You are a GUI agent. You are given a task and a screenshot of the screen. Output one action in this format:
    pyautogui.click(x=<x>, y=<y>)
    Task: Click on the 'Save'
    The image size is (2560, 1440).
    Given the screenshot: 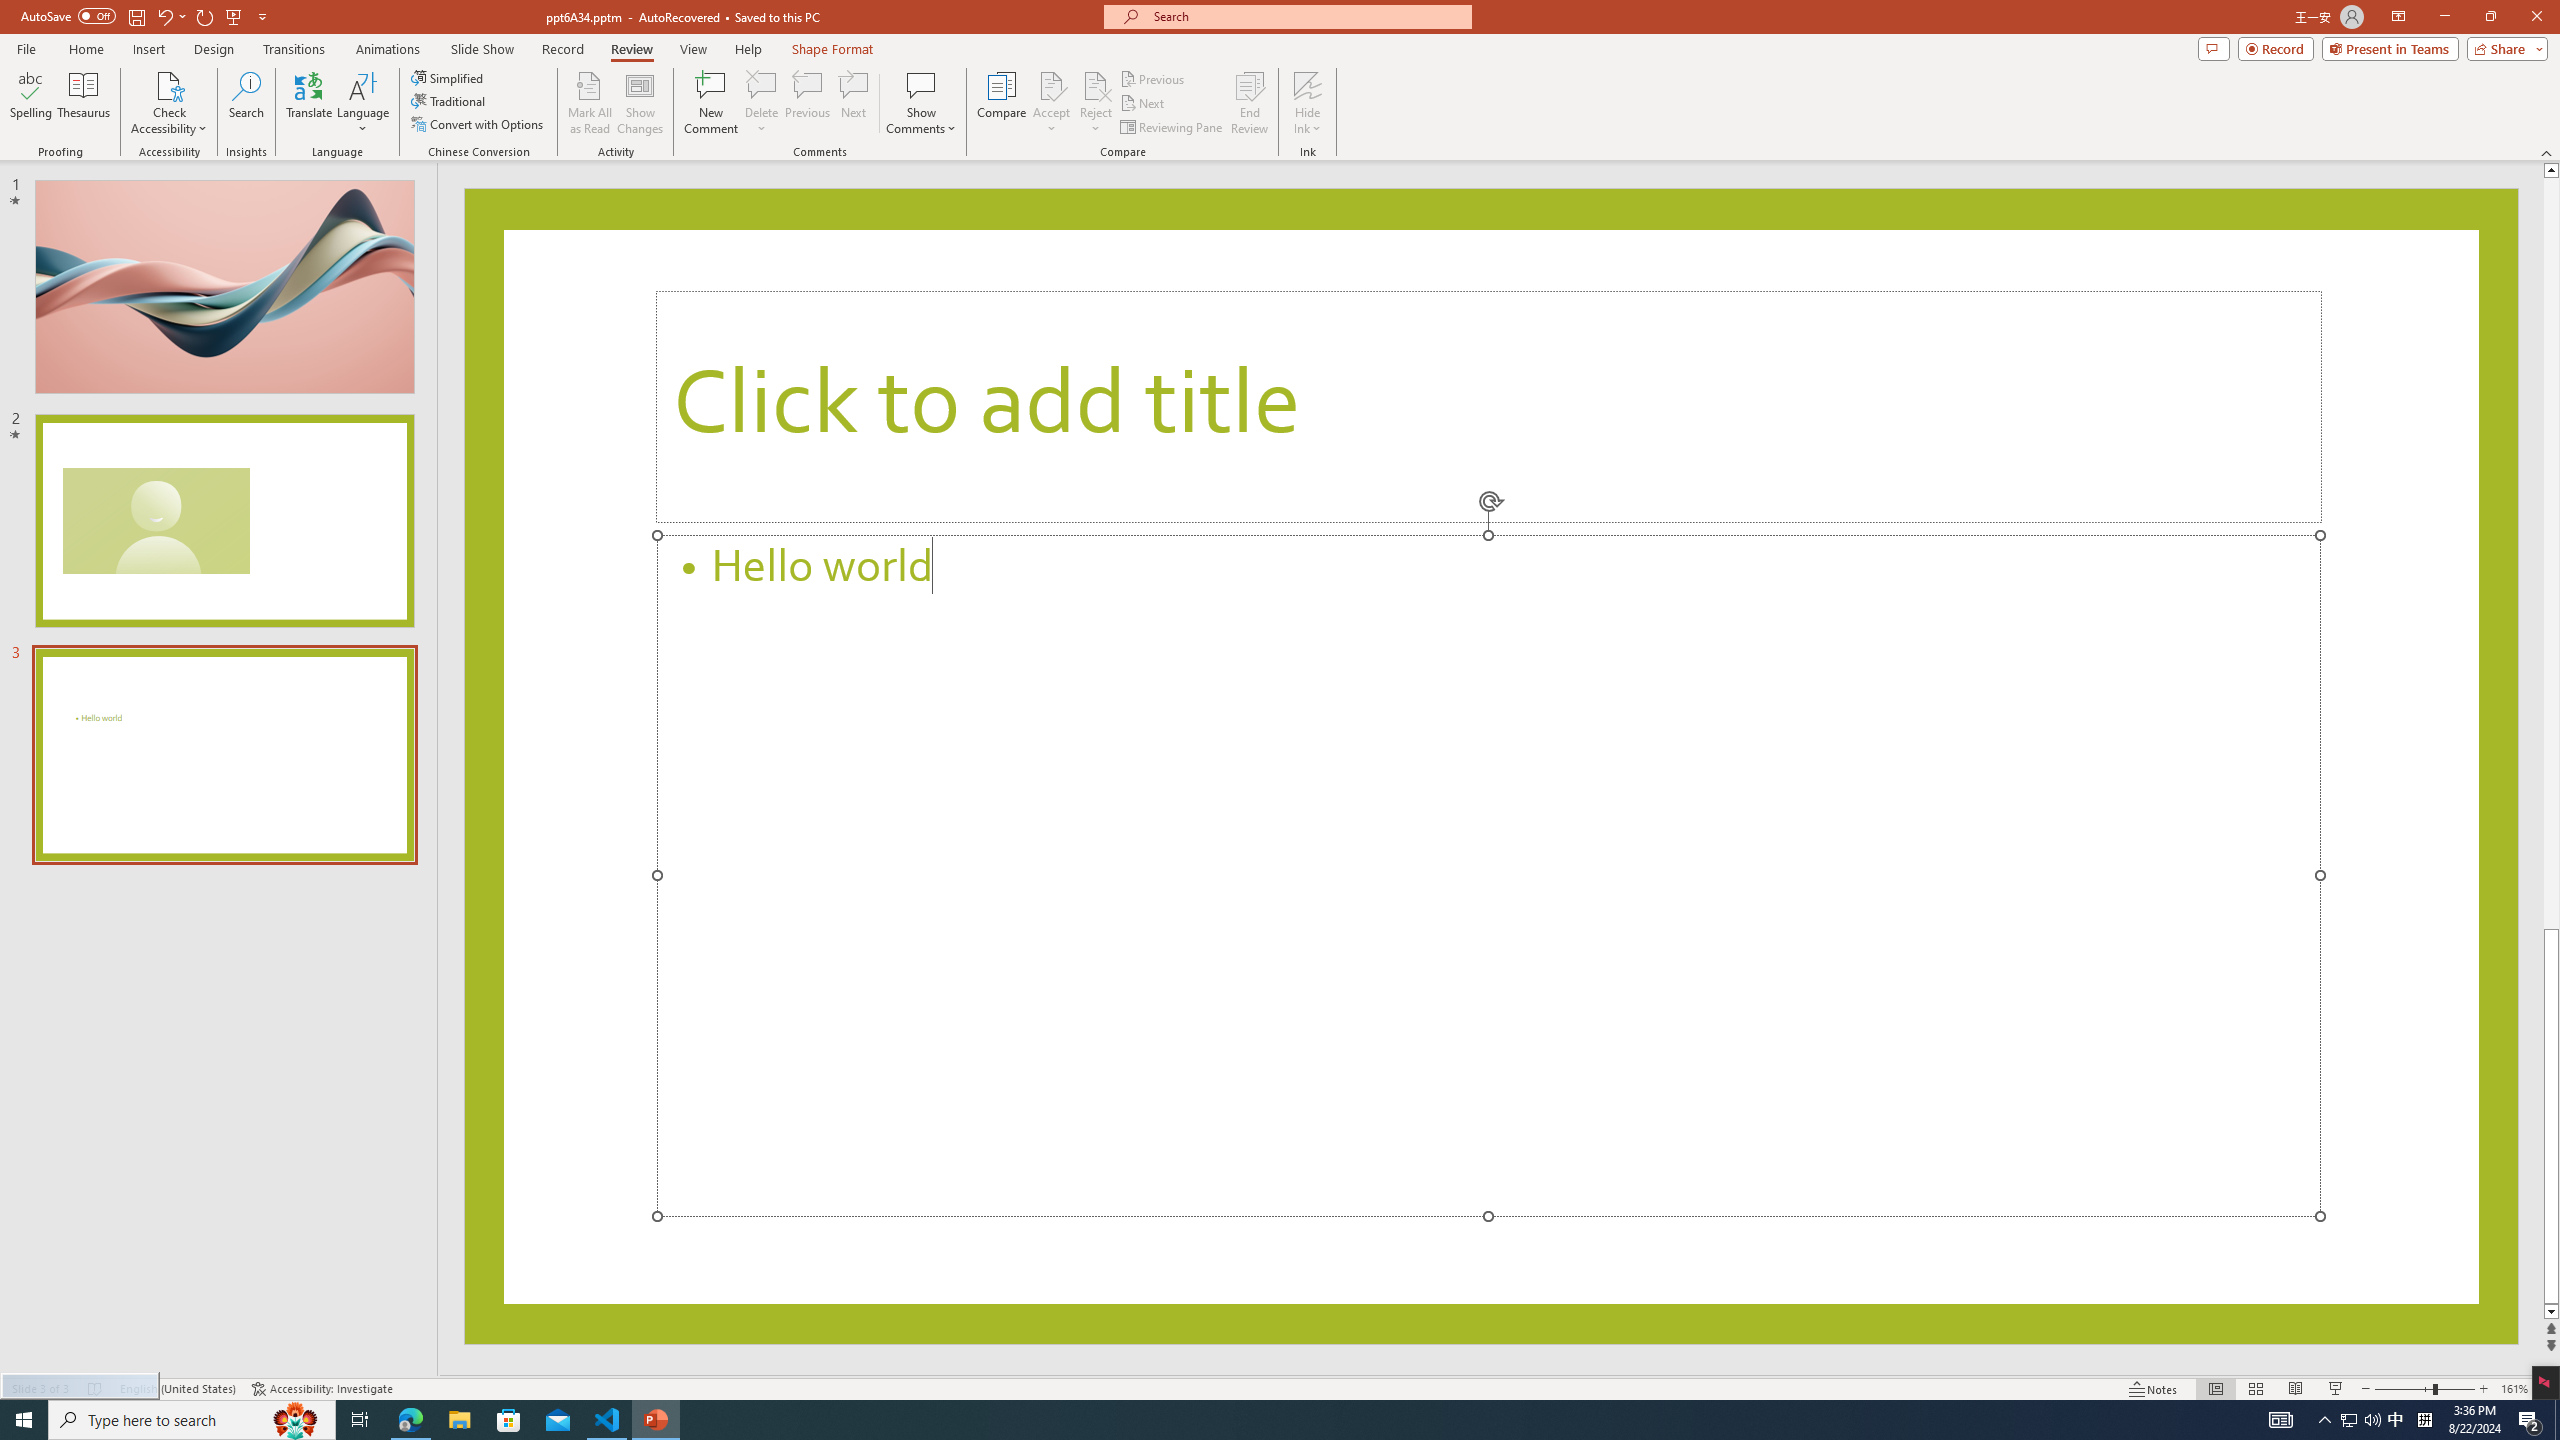 What is the action you would take?
    pyautogui.click(x=135, y=15)
    